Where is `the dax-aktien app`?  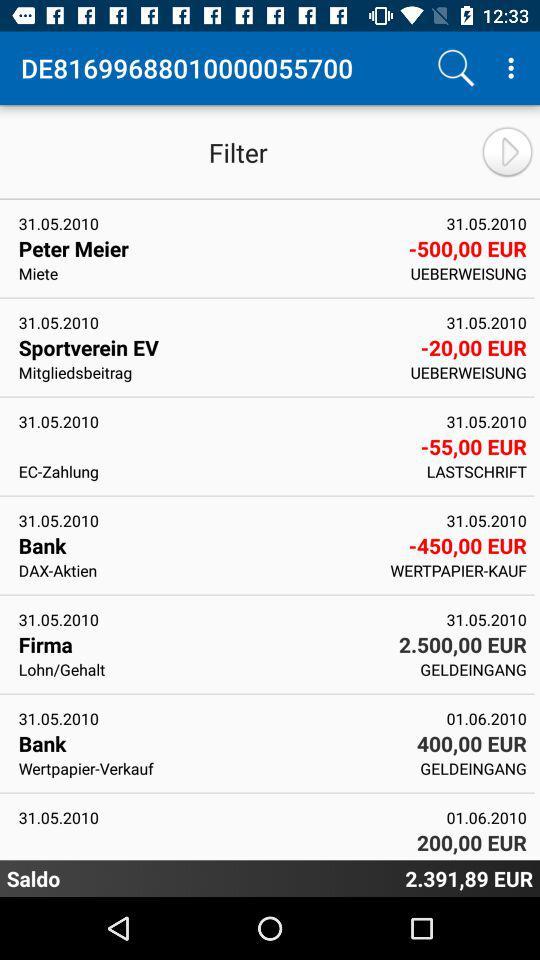 the dax-aktien app is located at coordinates (198, 570).